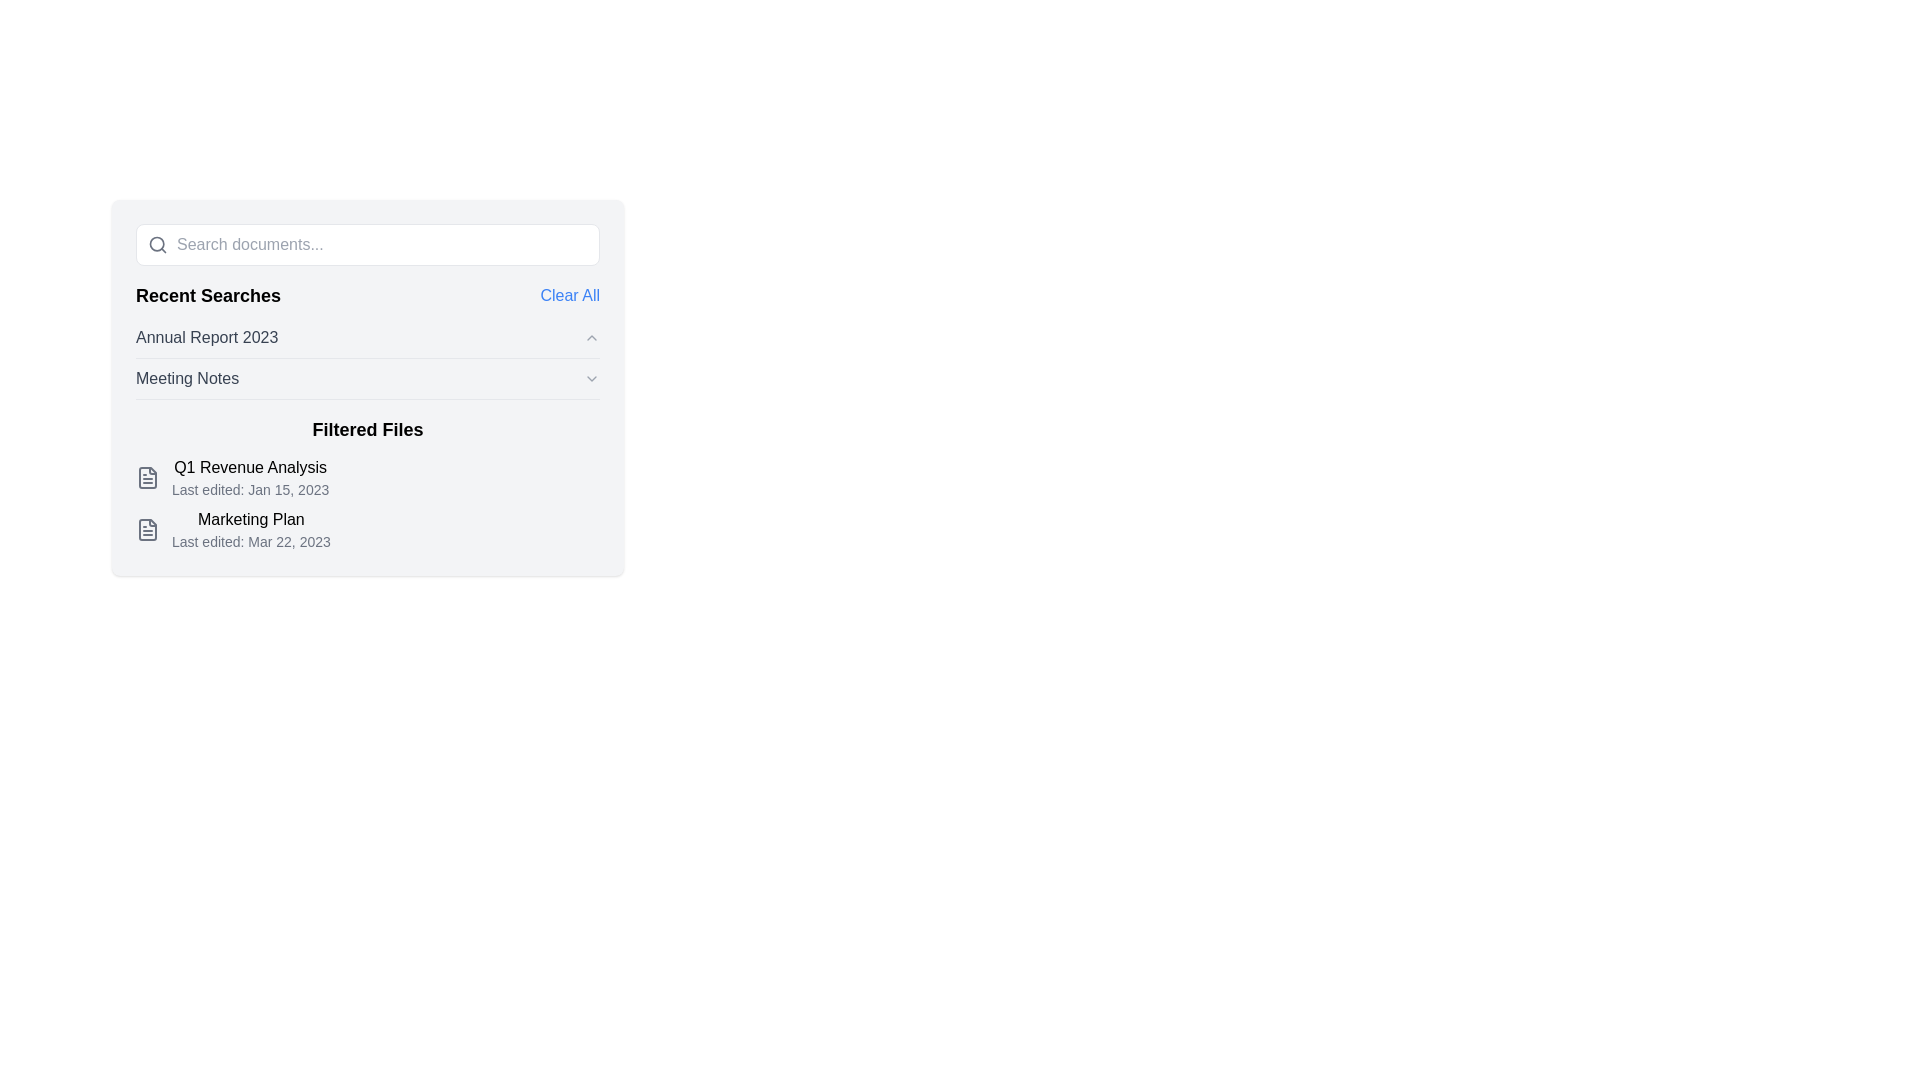 Image resolution: width=1920 pixels, height=1080 pixels. Describe the element at coordinates (207, 337) in the screenshot. I see `the static text label reading 'Annual Report 2023'` at that location.